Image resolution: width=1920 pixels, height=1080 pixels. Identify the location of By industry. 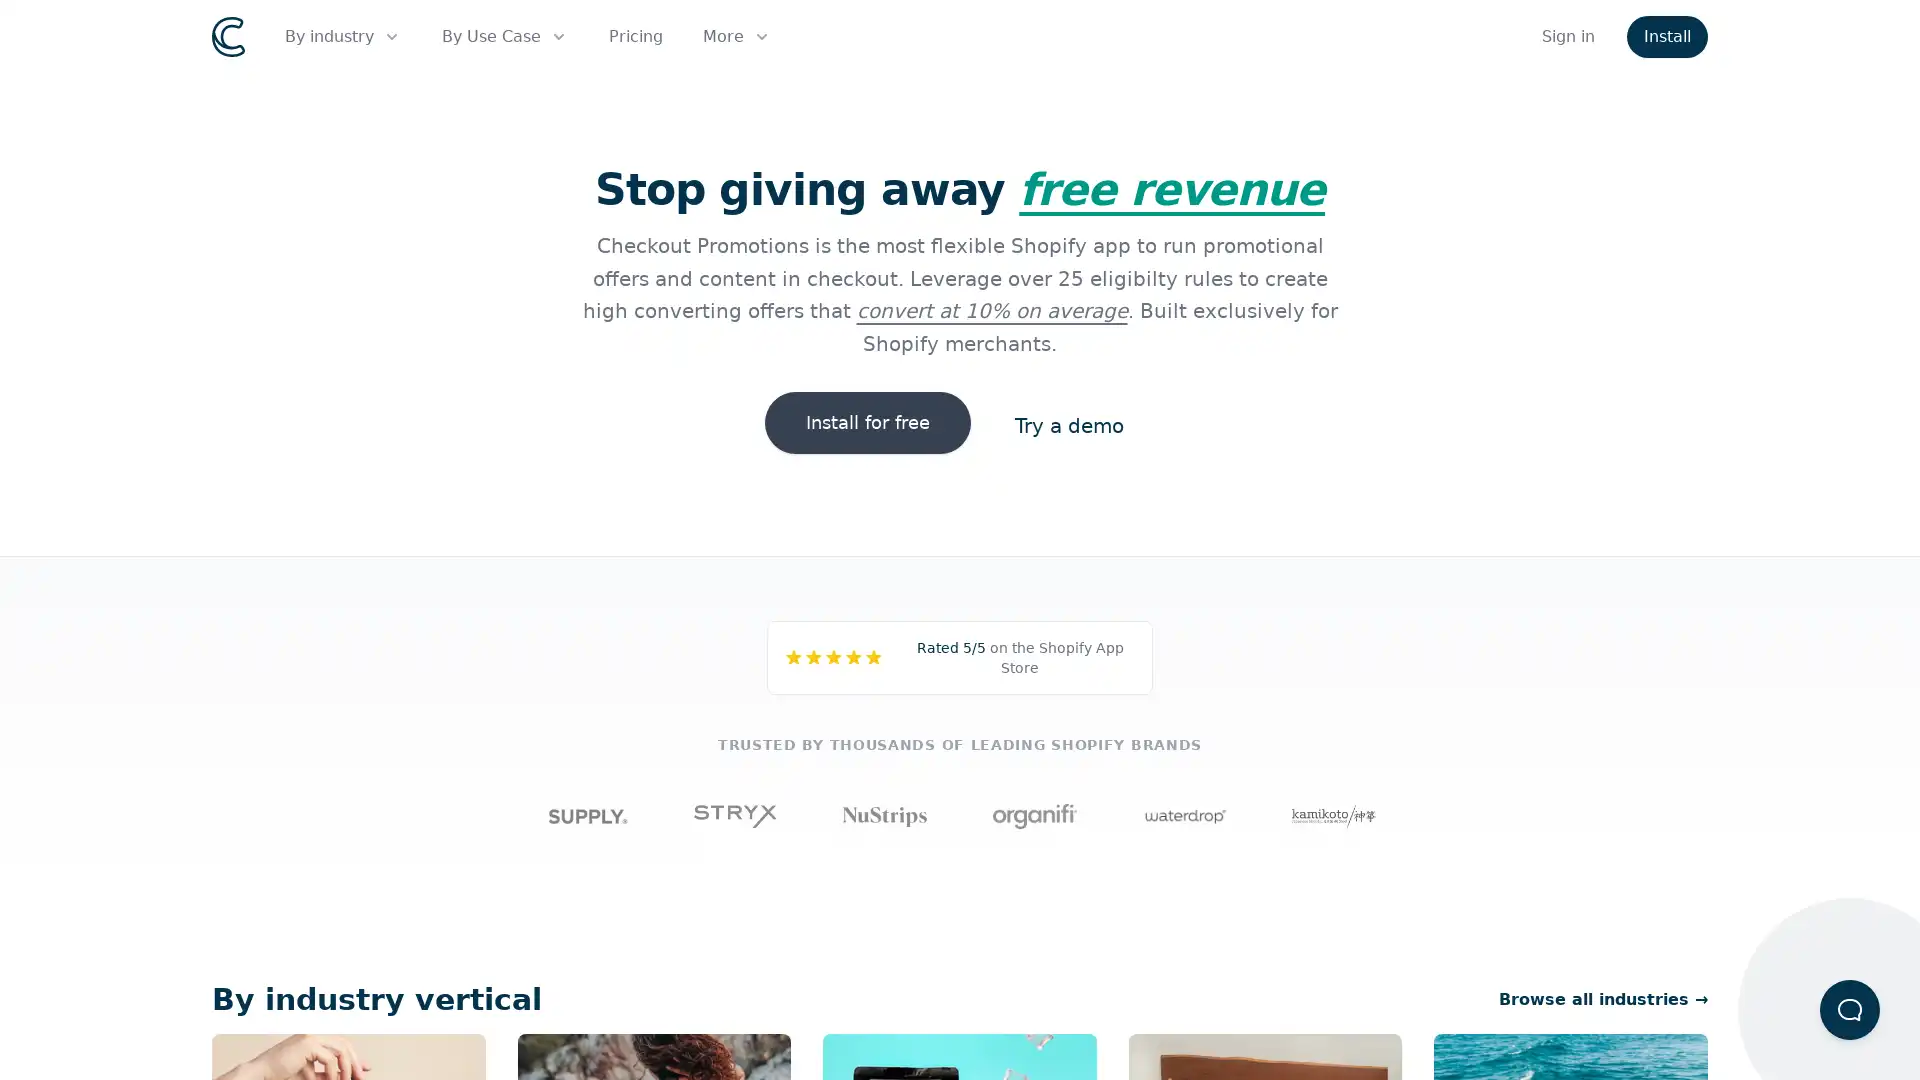
(343, 37).